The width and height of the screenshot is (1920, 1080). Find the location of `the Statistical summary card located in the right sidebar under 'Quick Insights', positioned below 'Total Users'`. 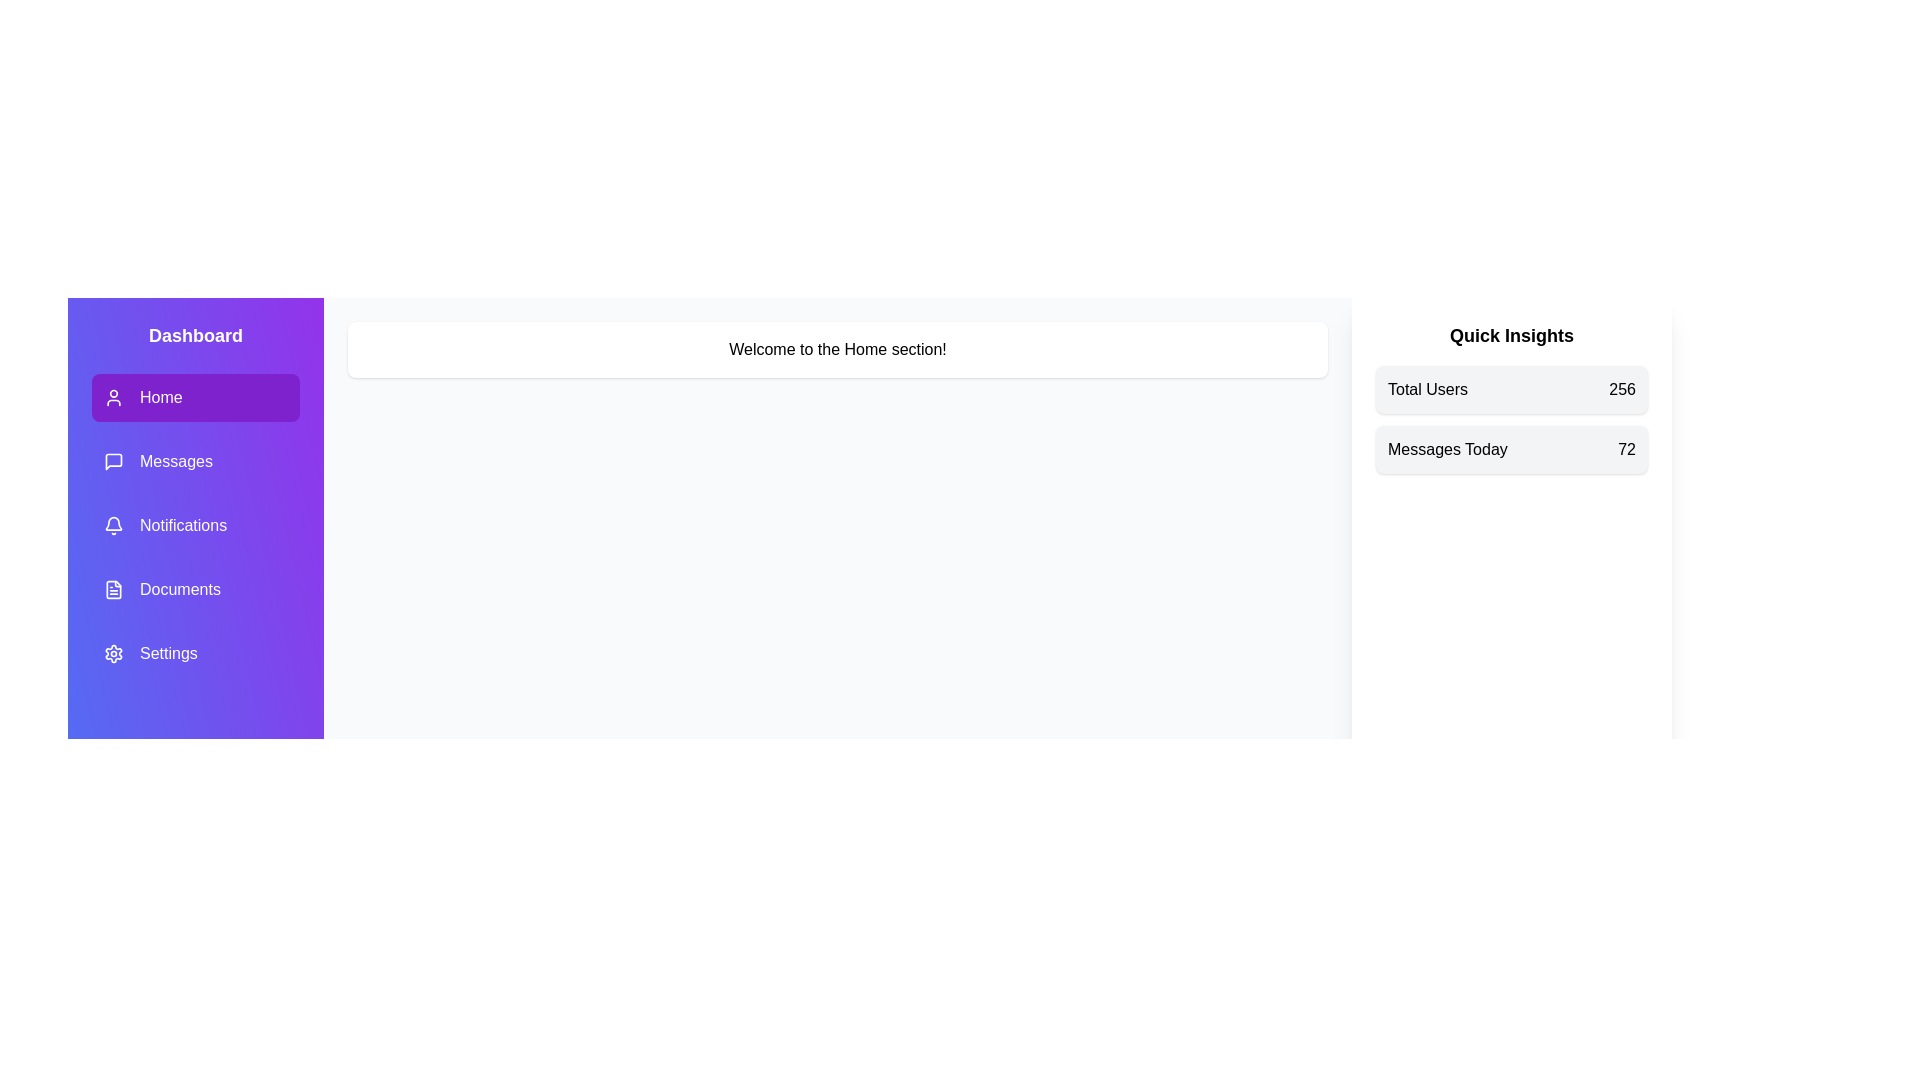

the Statistical summary card located in the right sidebar under 'Quick Insights', positioned below 'Total Users' is located at coordinates (1512, 450).